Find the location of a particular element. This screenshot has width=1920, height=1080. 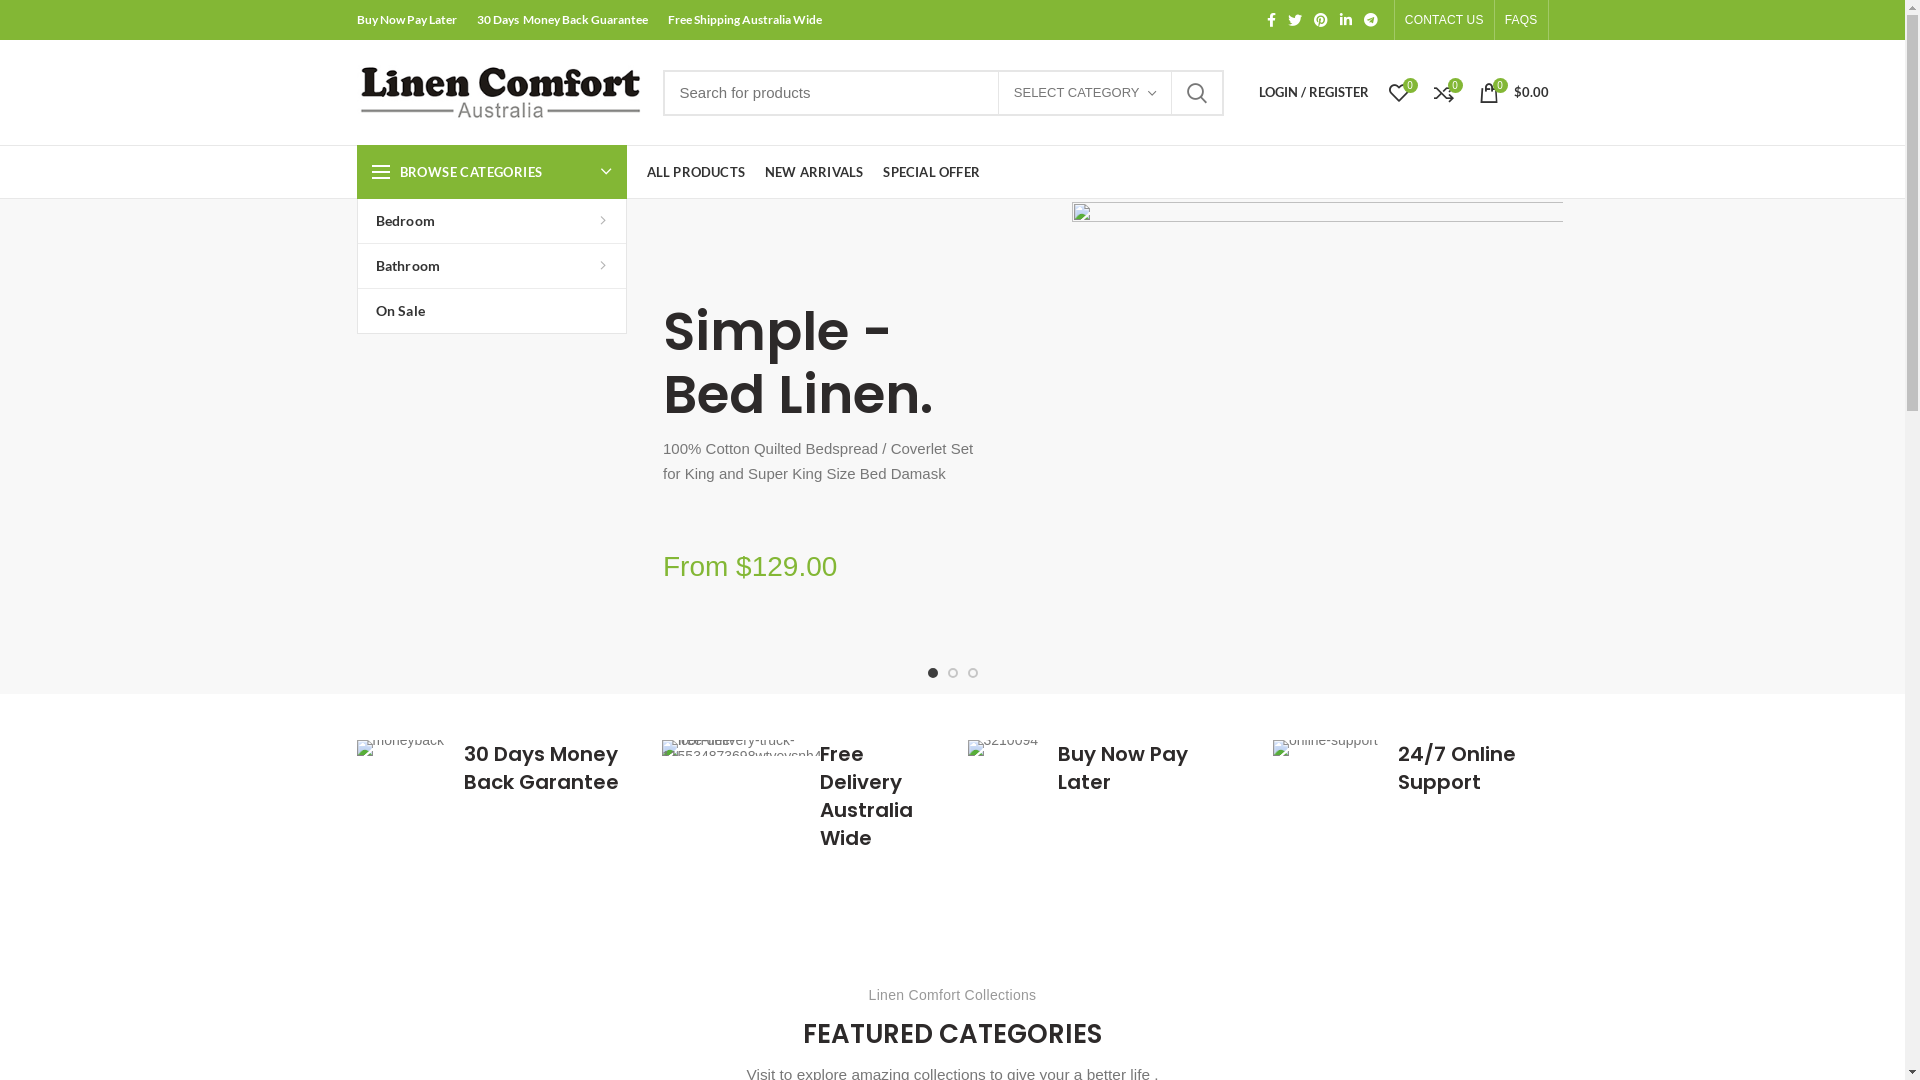

'SPECIAL OFFER' is located at coordinates (930, 171).